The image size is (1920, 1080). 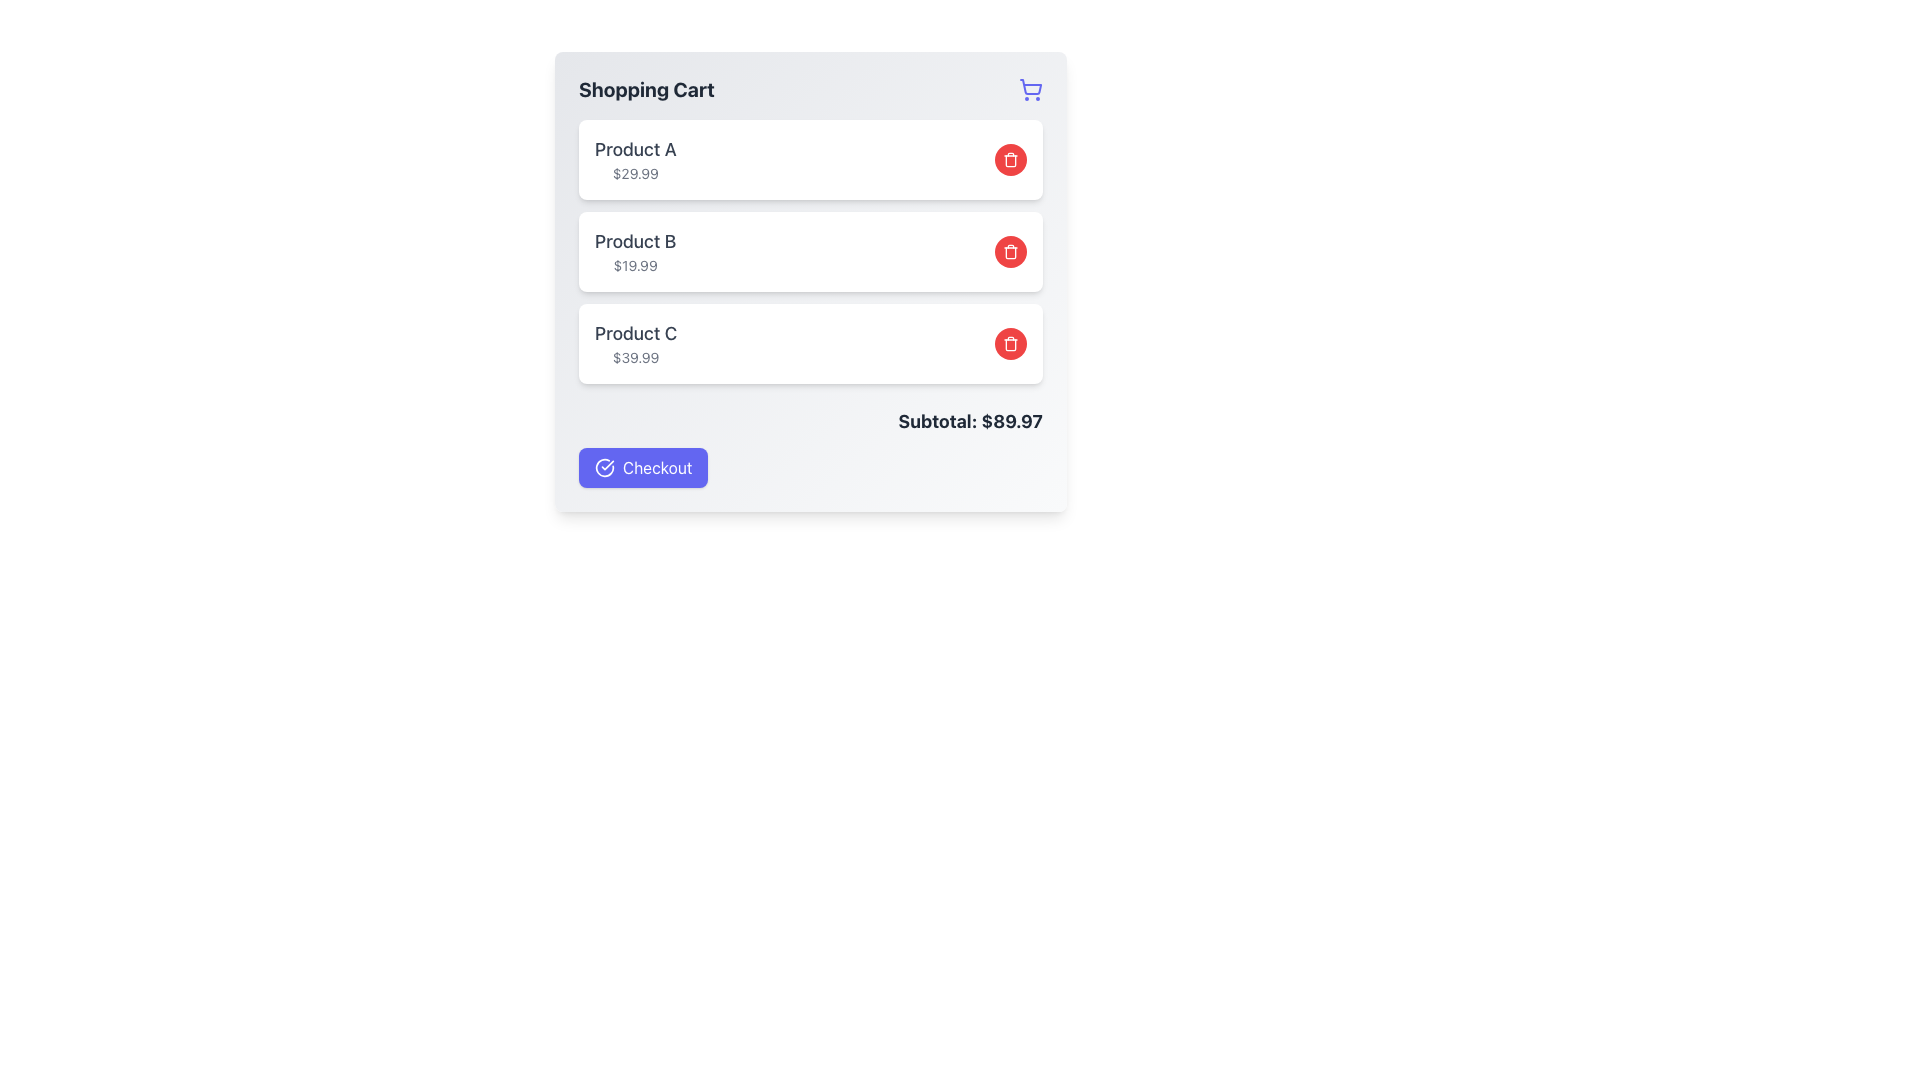 I want to click on the text label 'Product B' which is styled with a medium, gray font and located in the second row of the shopping cart, above the price tag '$19.99', so click(x=634, y=241).